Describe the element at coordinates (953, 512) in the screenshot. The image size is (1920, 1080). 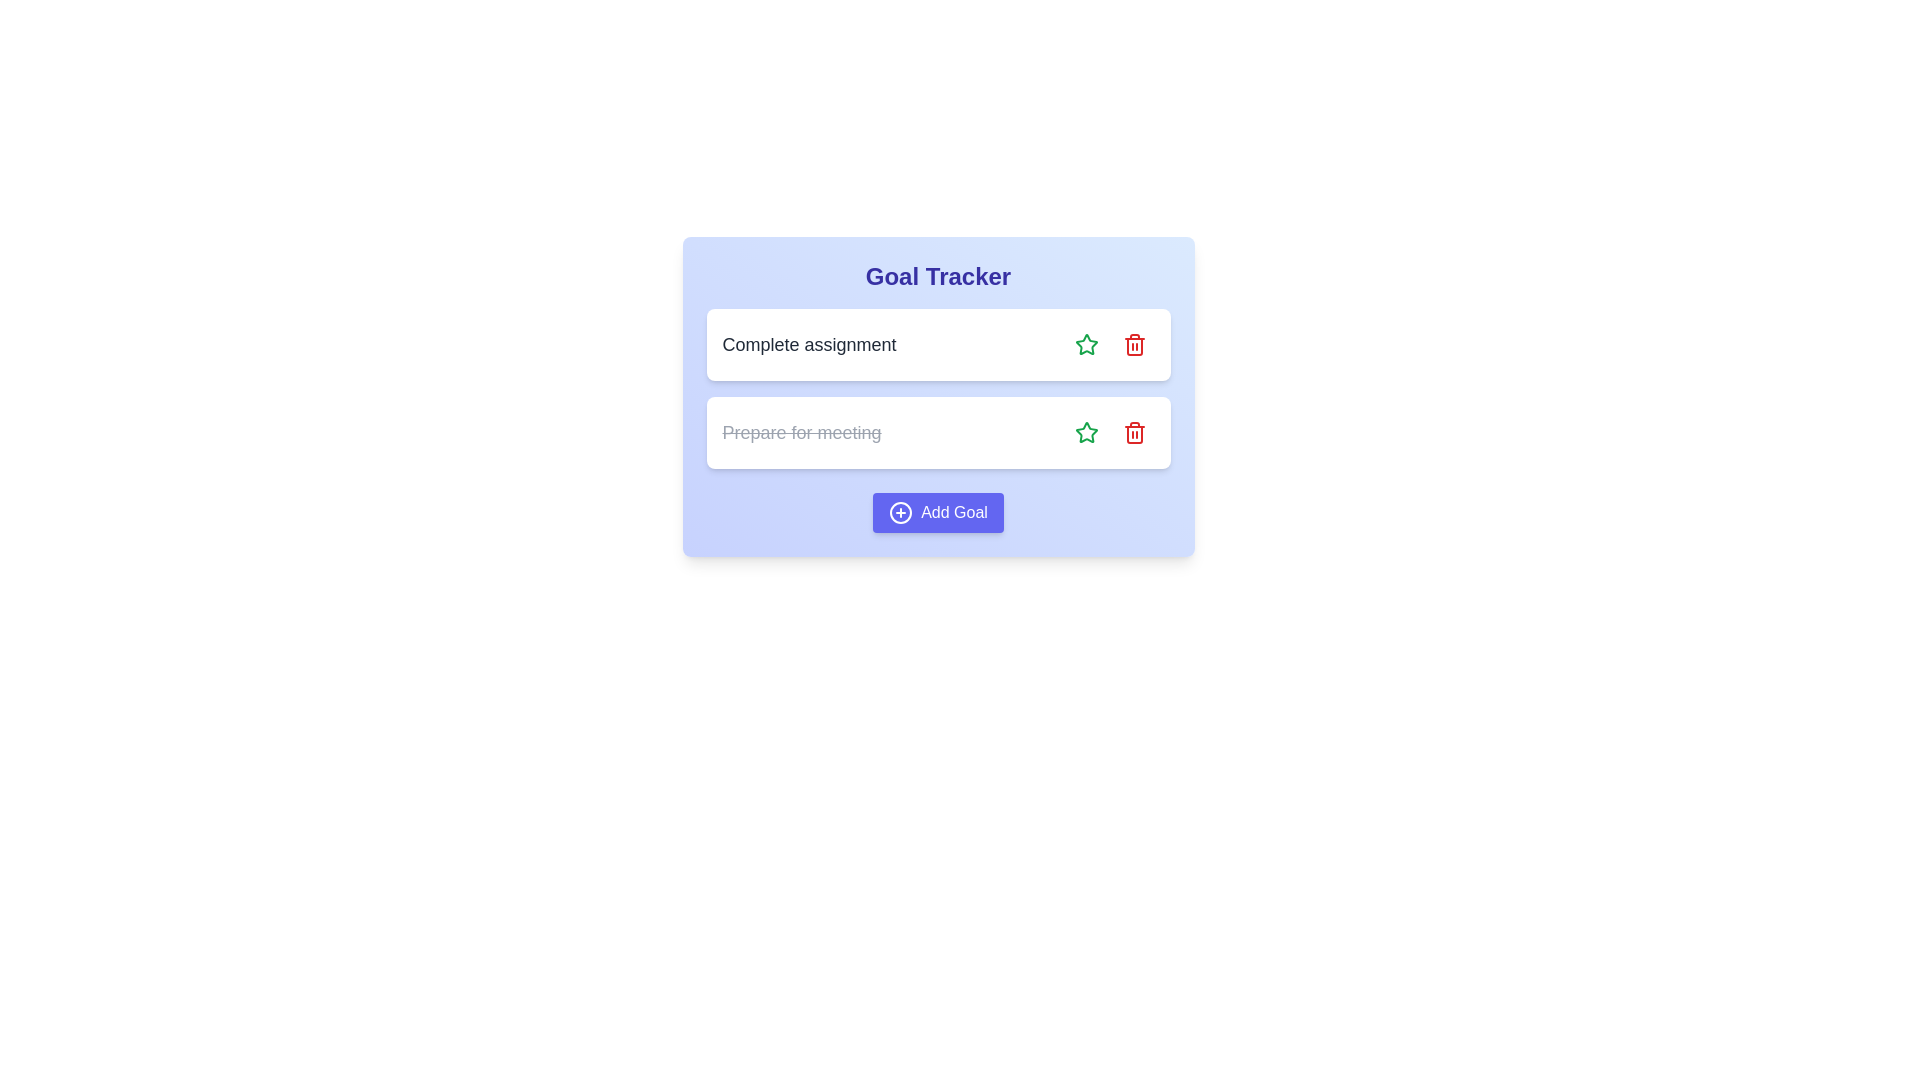
I see `'Add Goal' label which is part of a button with a purple background and white text, located in the centered 'Goal Tracker' interface` at that location.